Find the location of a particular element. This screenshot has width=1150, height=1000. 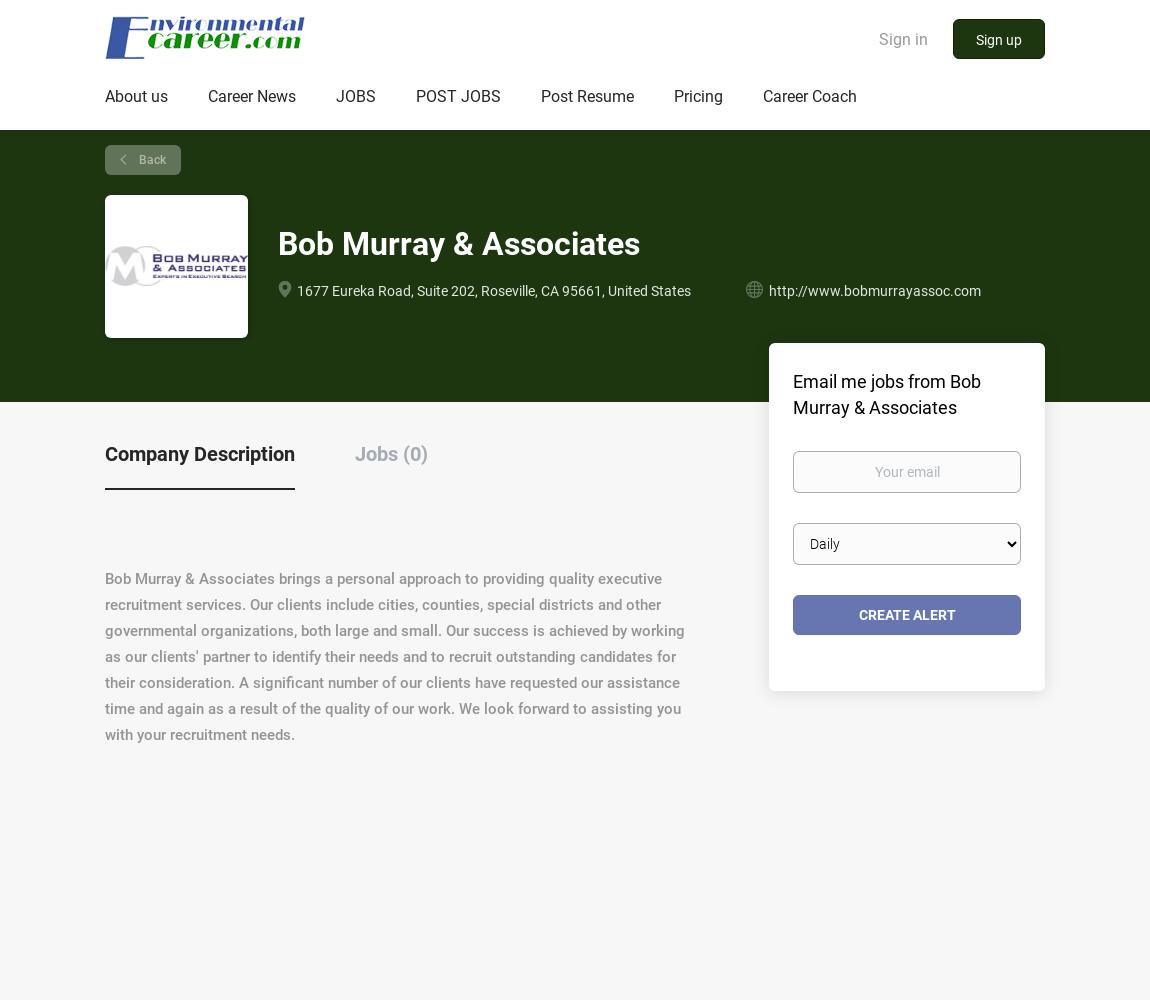

'Pricing' is located at coordinates (673, 95).